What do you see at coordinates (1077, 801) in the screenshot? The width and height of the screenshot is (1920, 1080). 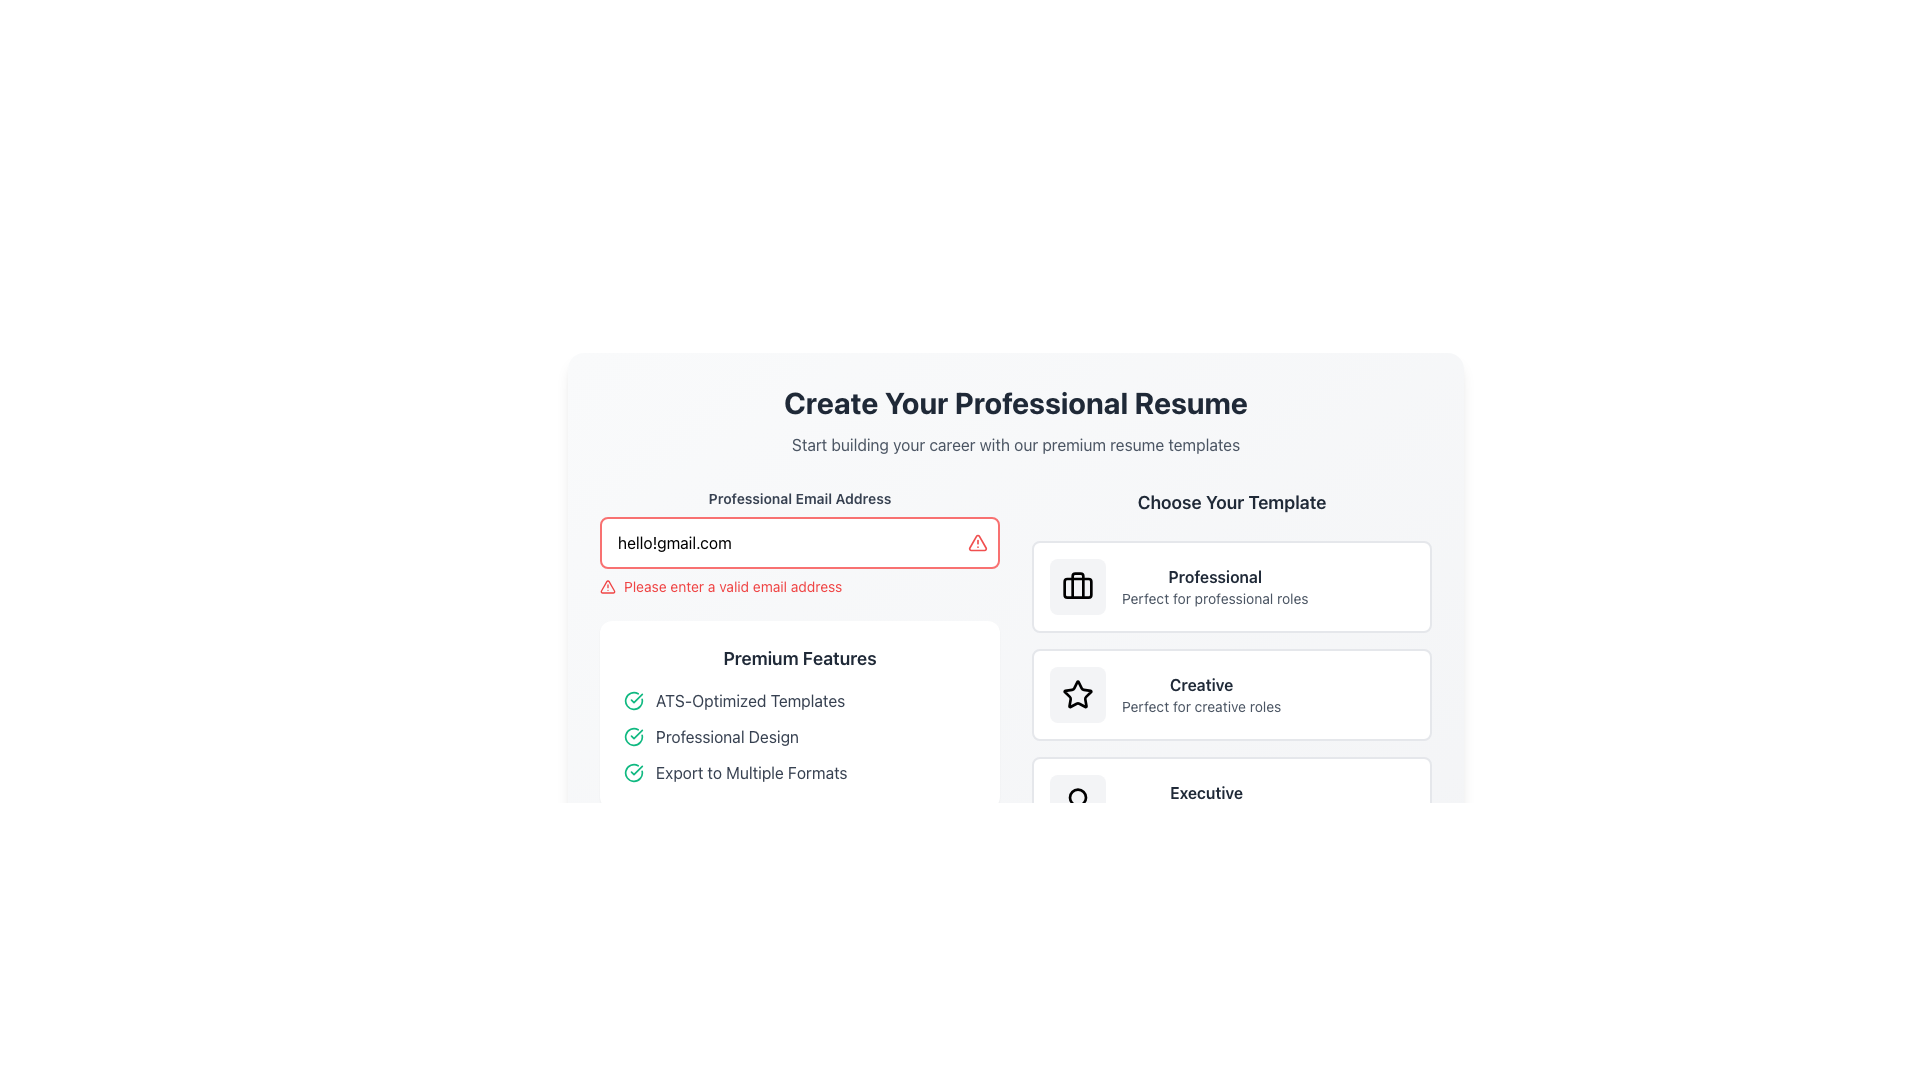 I see `the award badge-like icon located in the lower section of the 'Choose Your Template' panel, under the 'Executive' template option` at bounding box center [1077, 801].